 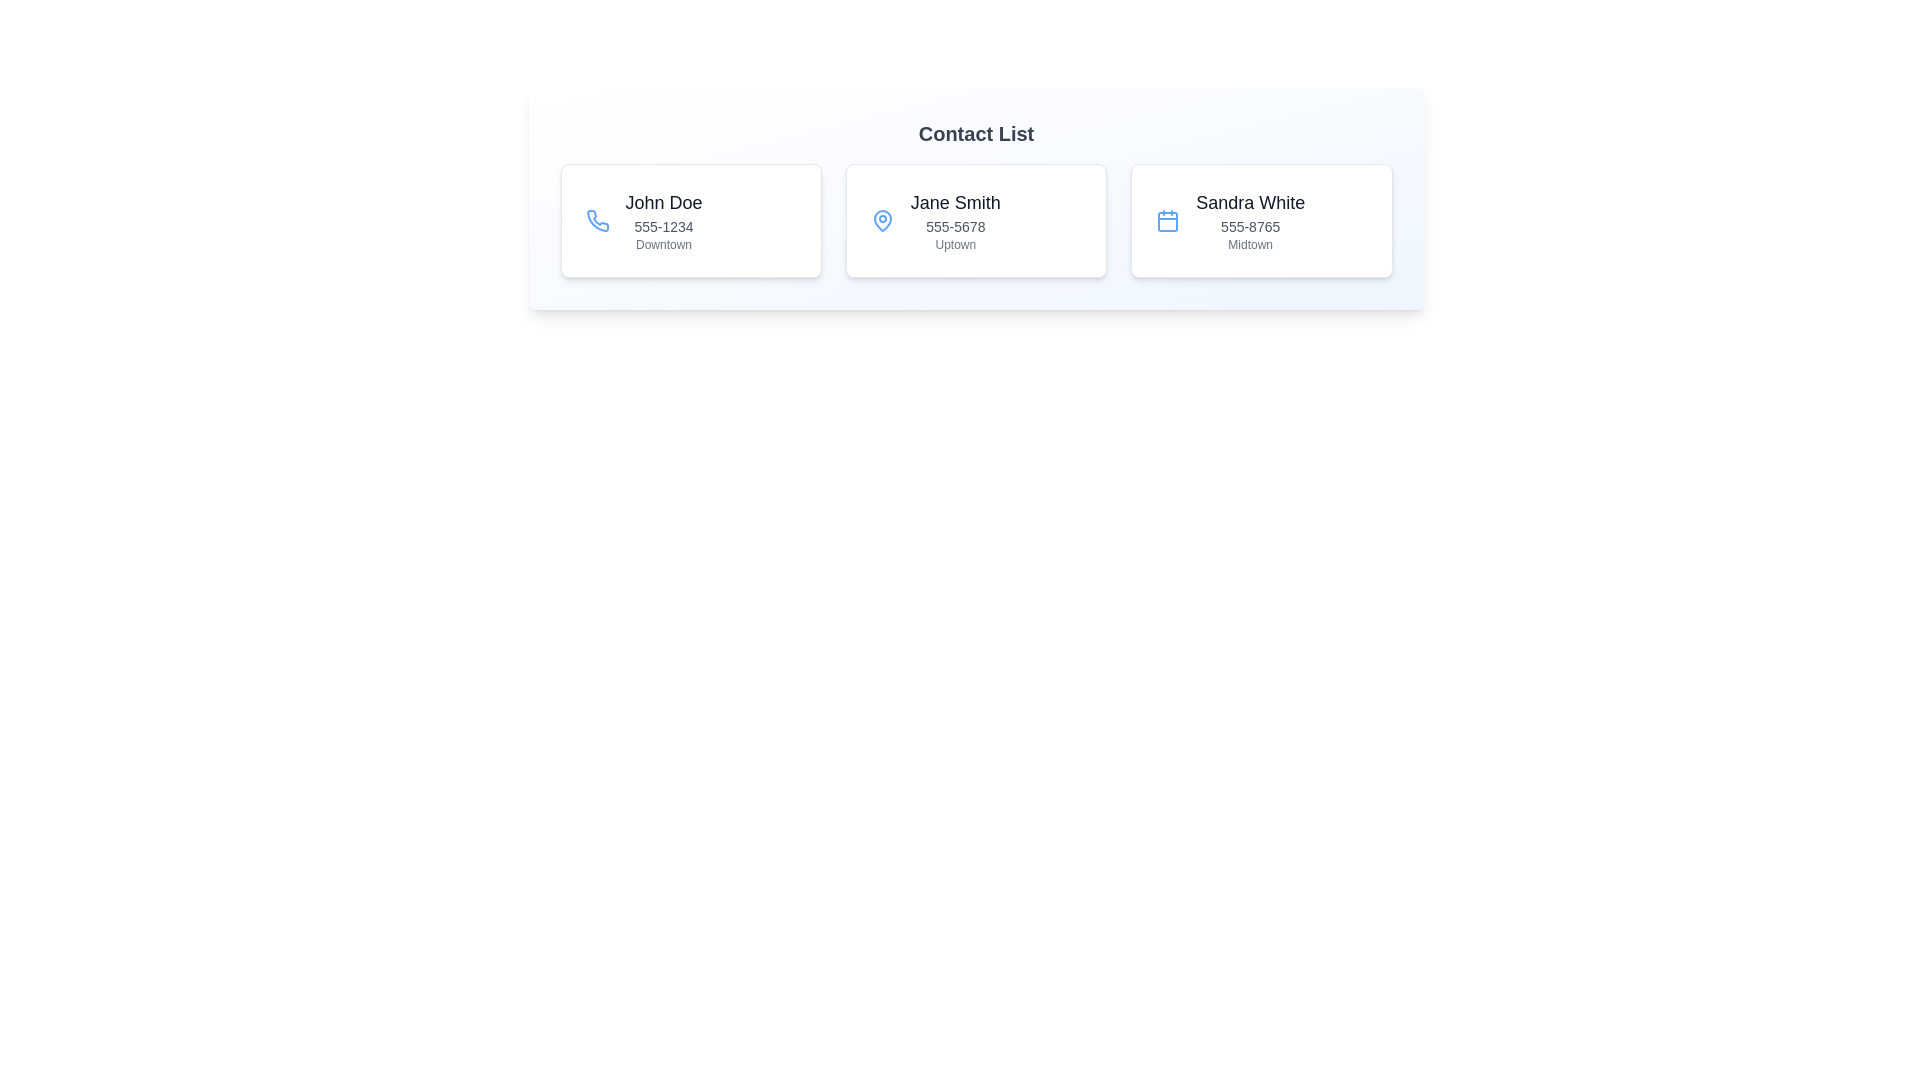 I want to click on the contact card for Jane Smith, so click(x=975, y=220).